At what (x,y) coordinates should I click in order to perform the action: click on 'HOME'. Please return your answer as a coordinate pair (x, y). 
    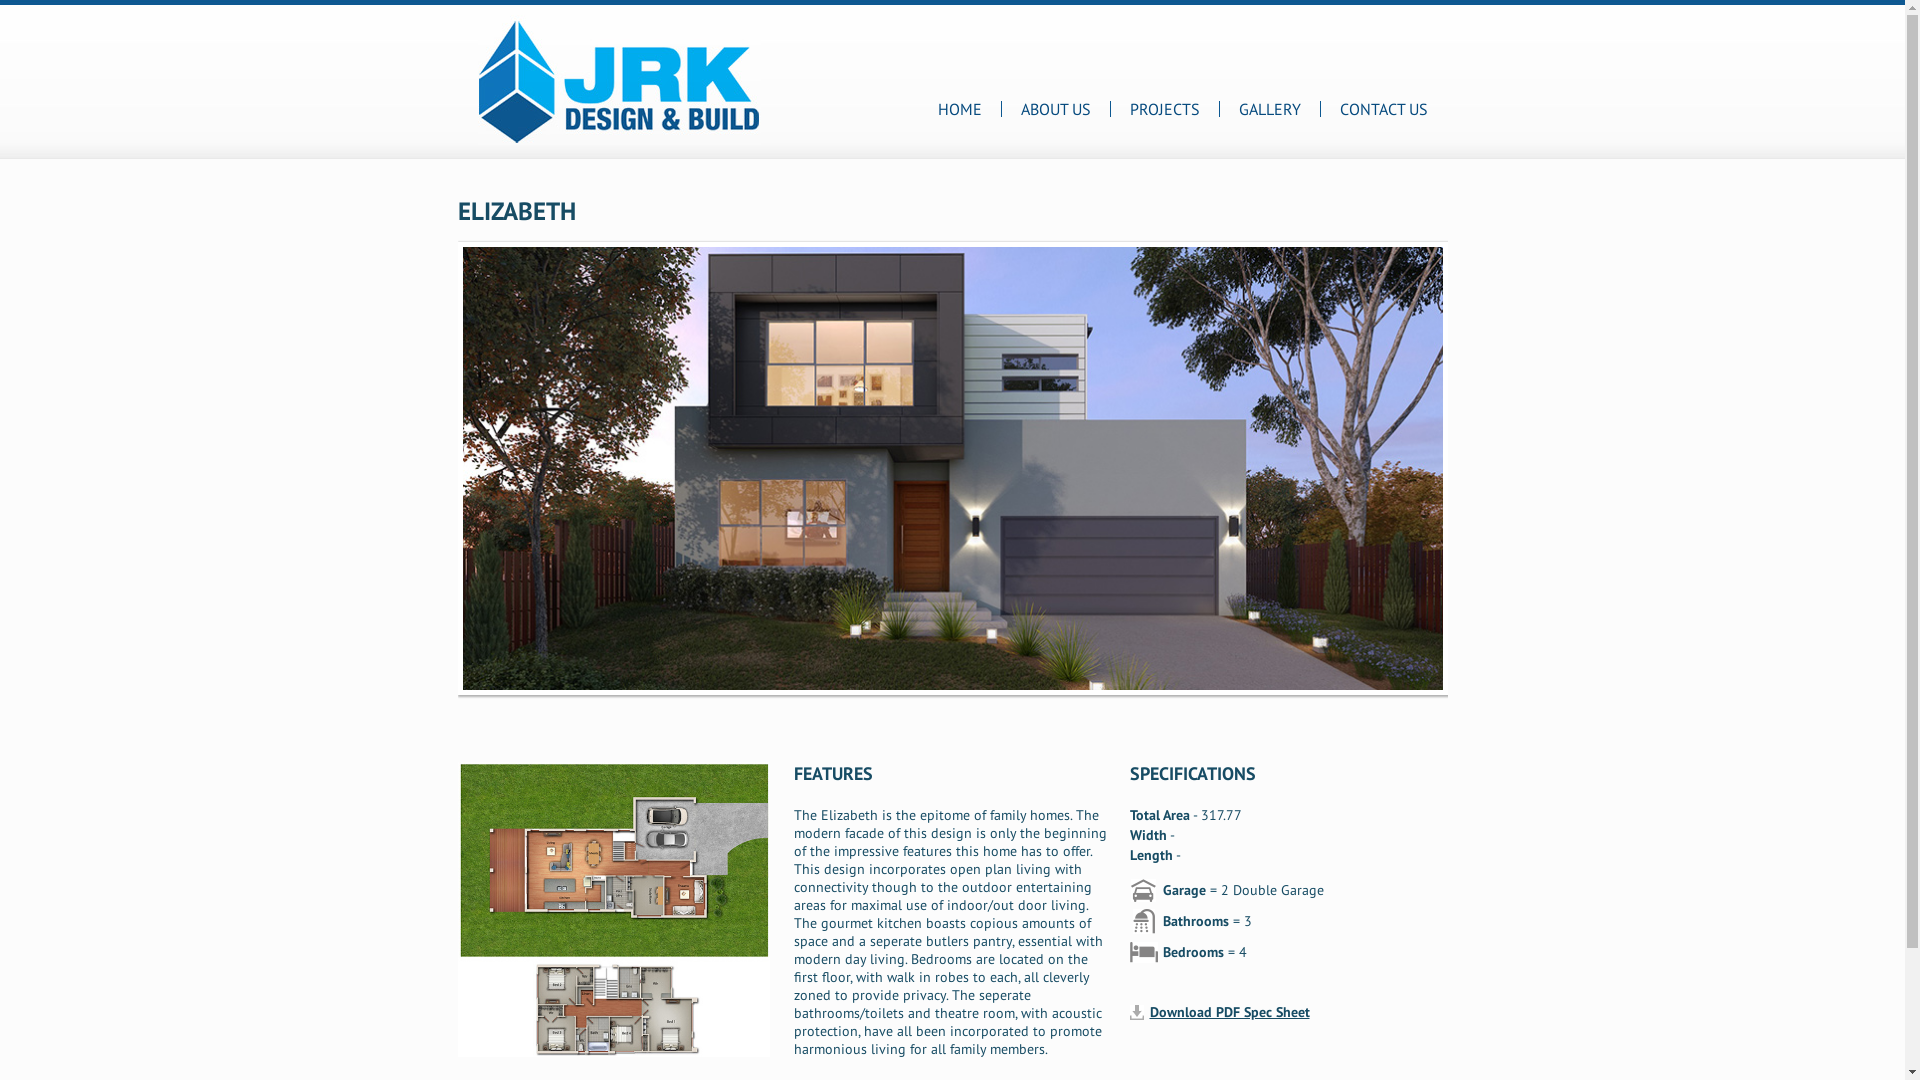
    Looking at the image, I should click on (916, 108).